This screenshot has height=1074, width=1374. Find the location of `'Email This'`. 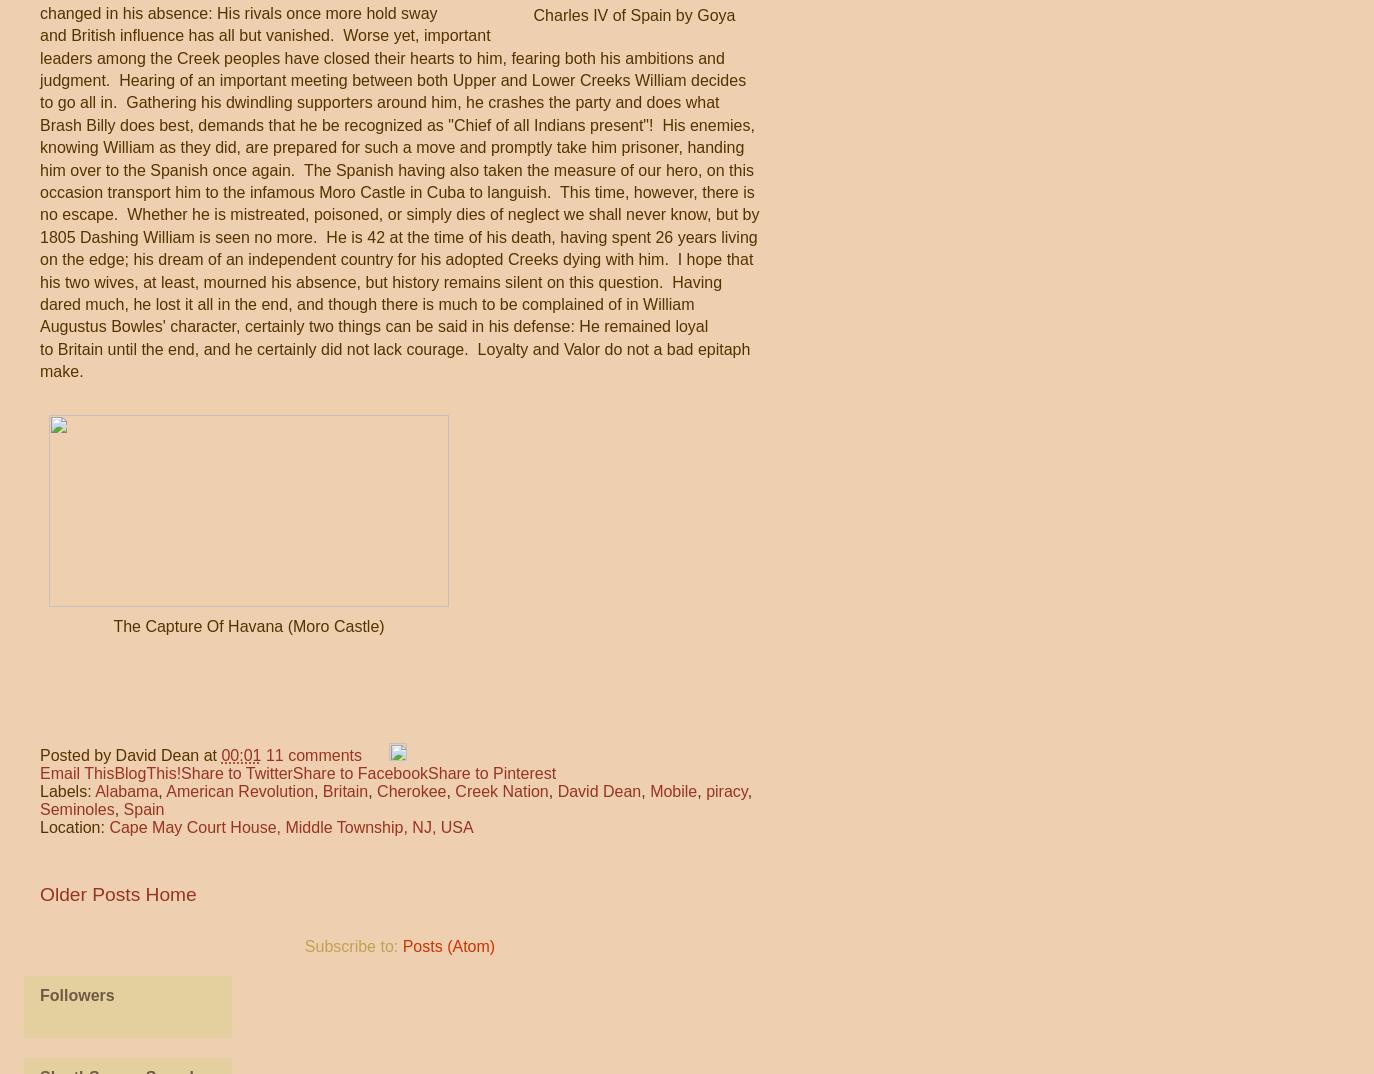

'Email This' is located at coordinates (38, 772).